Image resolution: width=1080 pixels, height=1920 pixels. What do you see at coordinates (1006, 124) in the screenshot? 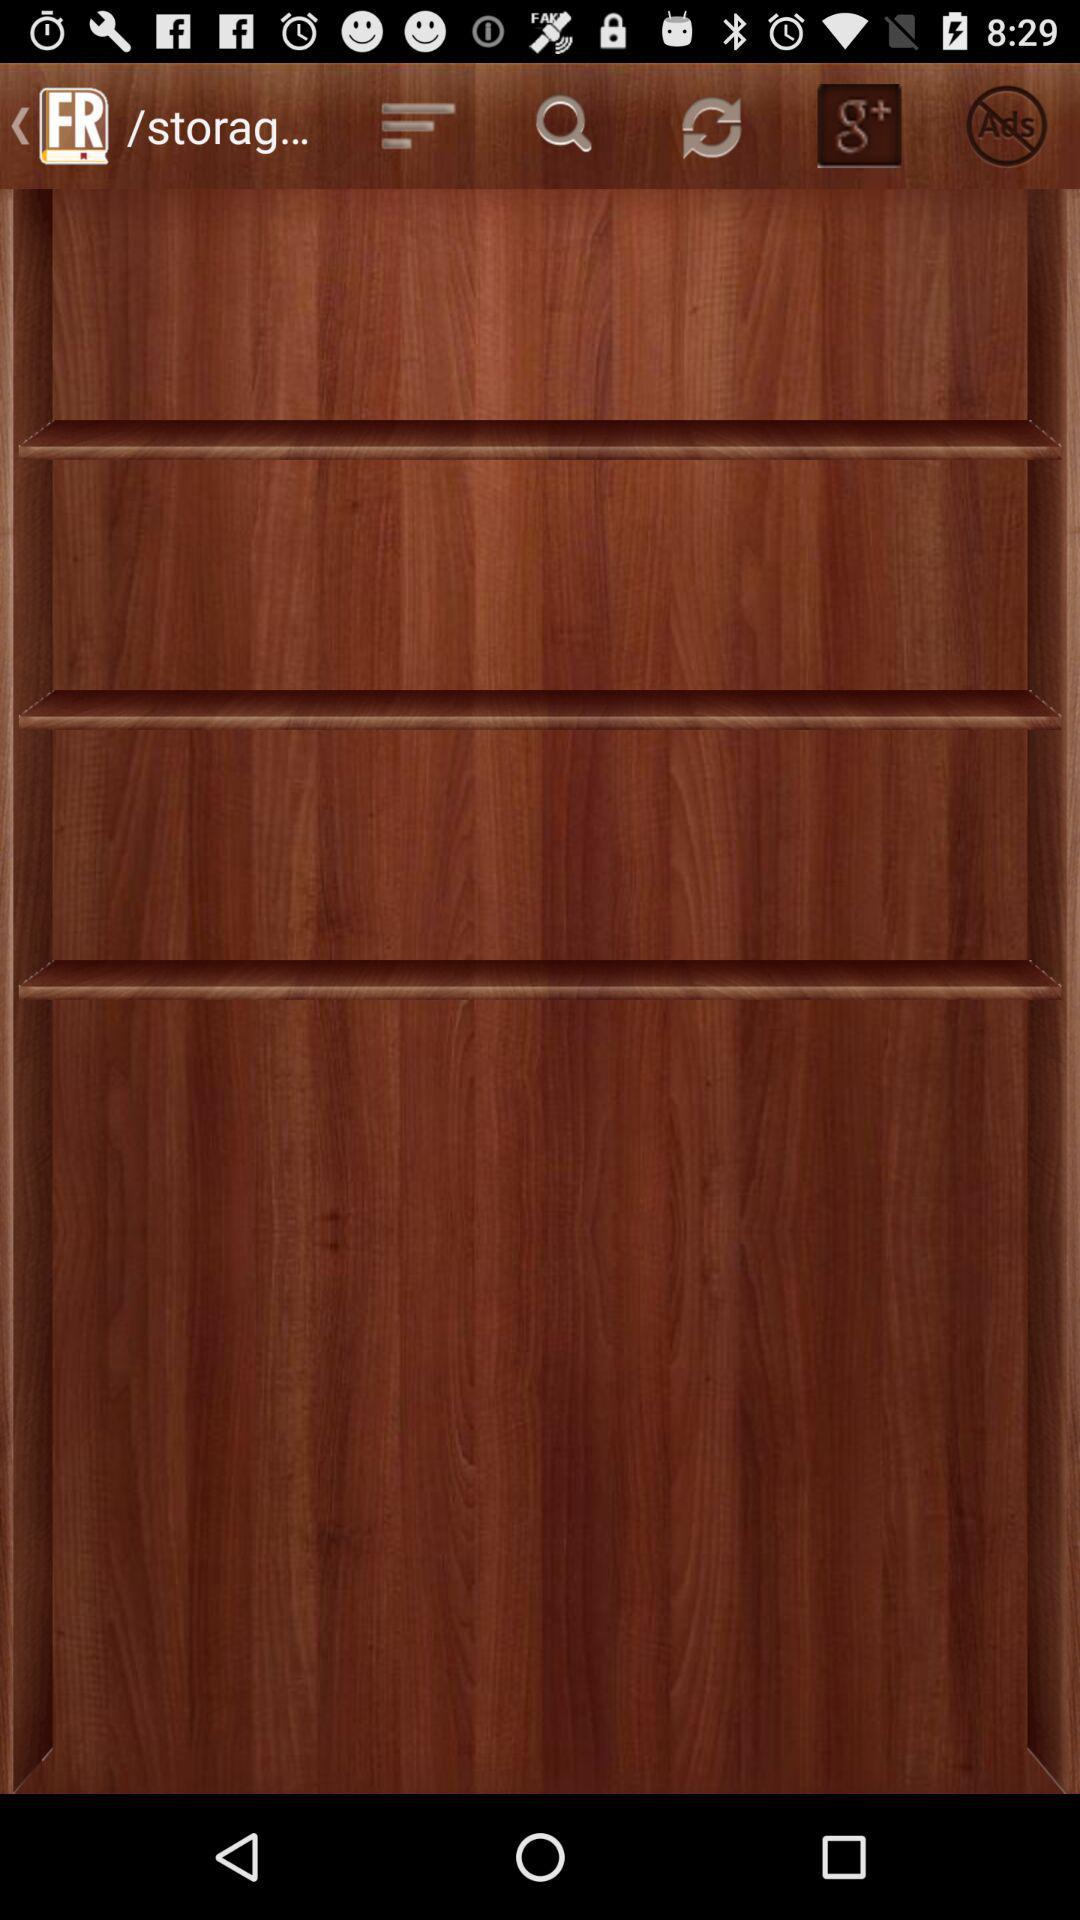
I see `no ads icon` at bounding box center [1006, 124].